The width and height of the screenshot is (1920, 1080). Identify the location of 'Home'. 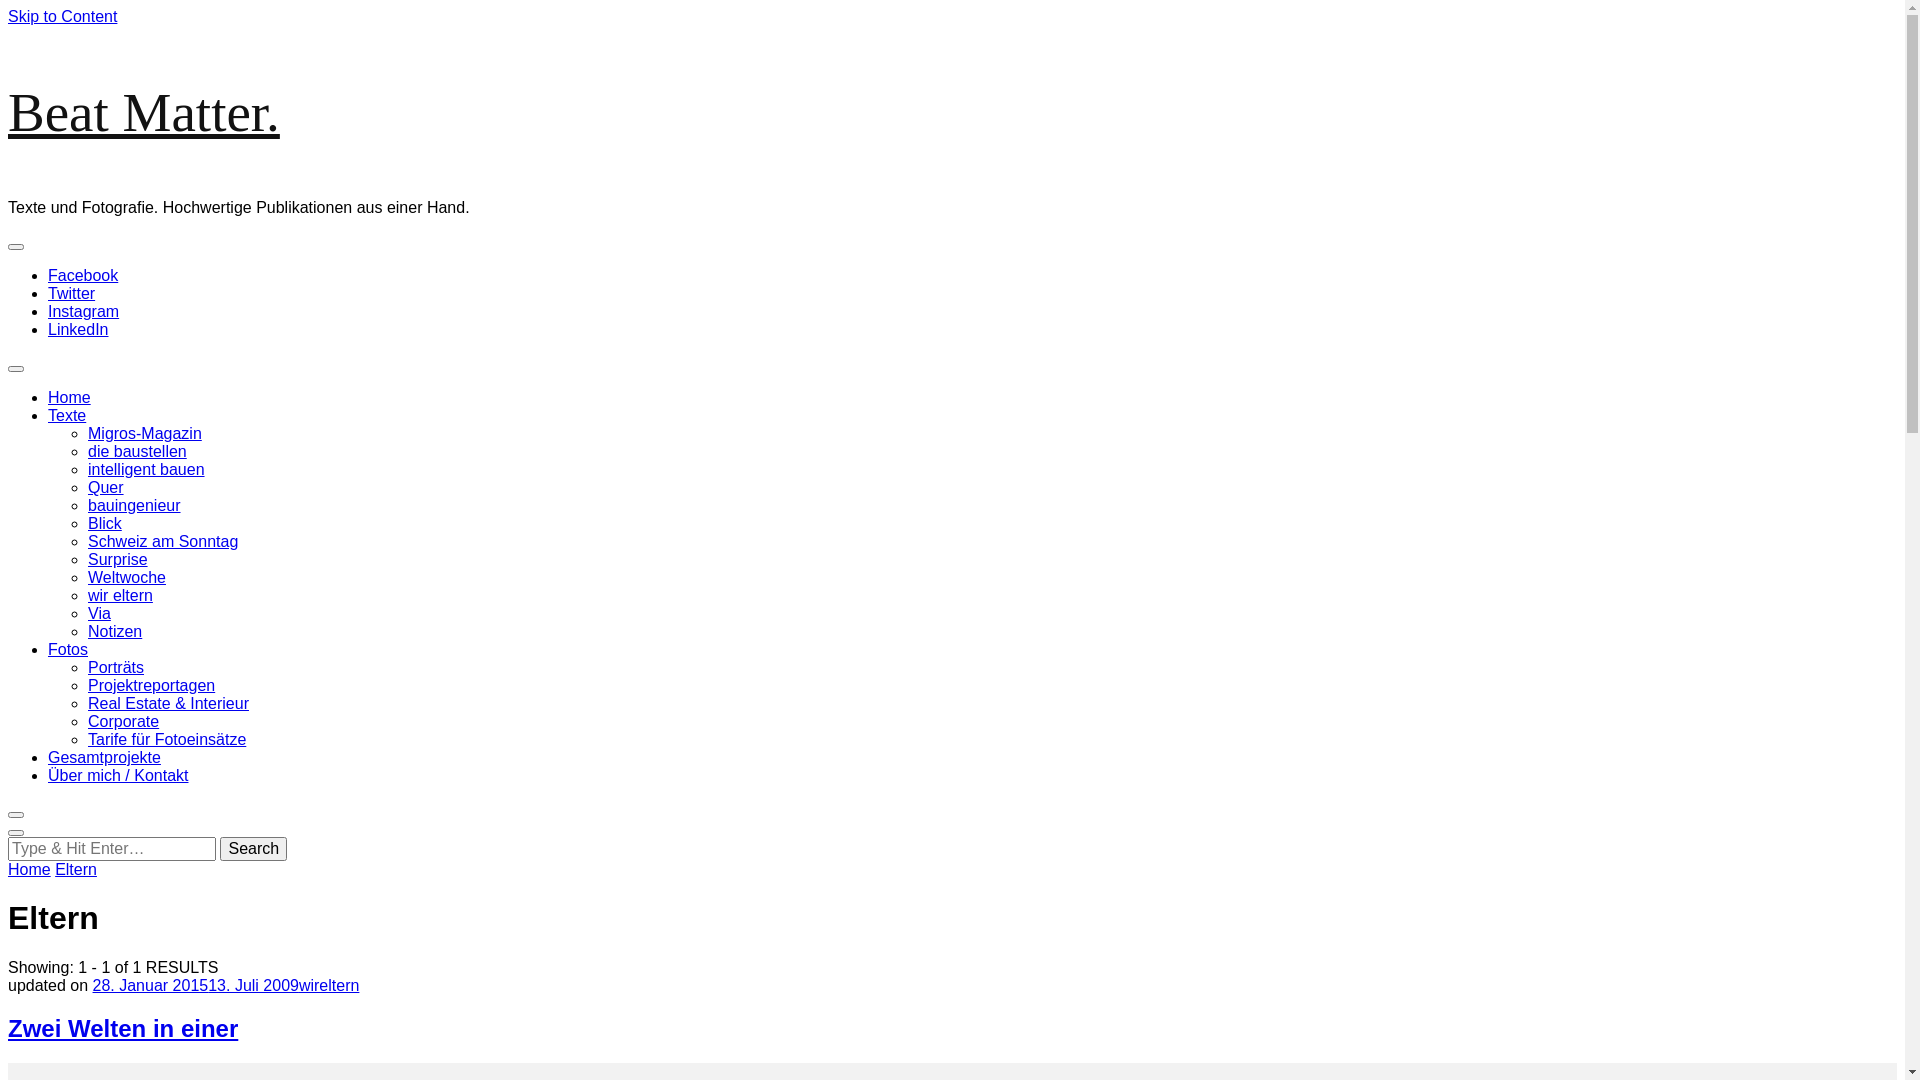
(69, 397).